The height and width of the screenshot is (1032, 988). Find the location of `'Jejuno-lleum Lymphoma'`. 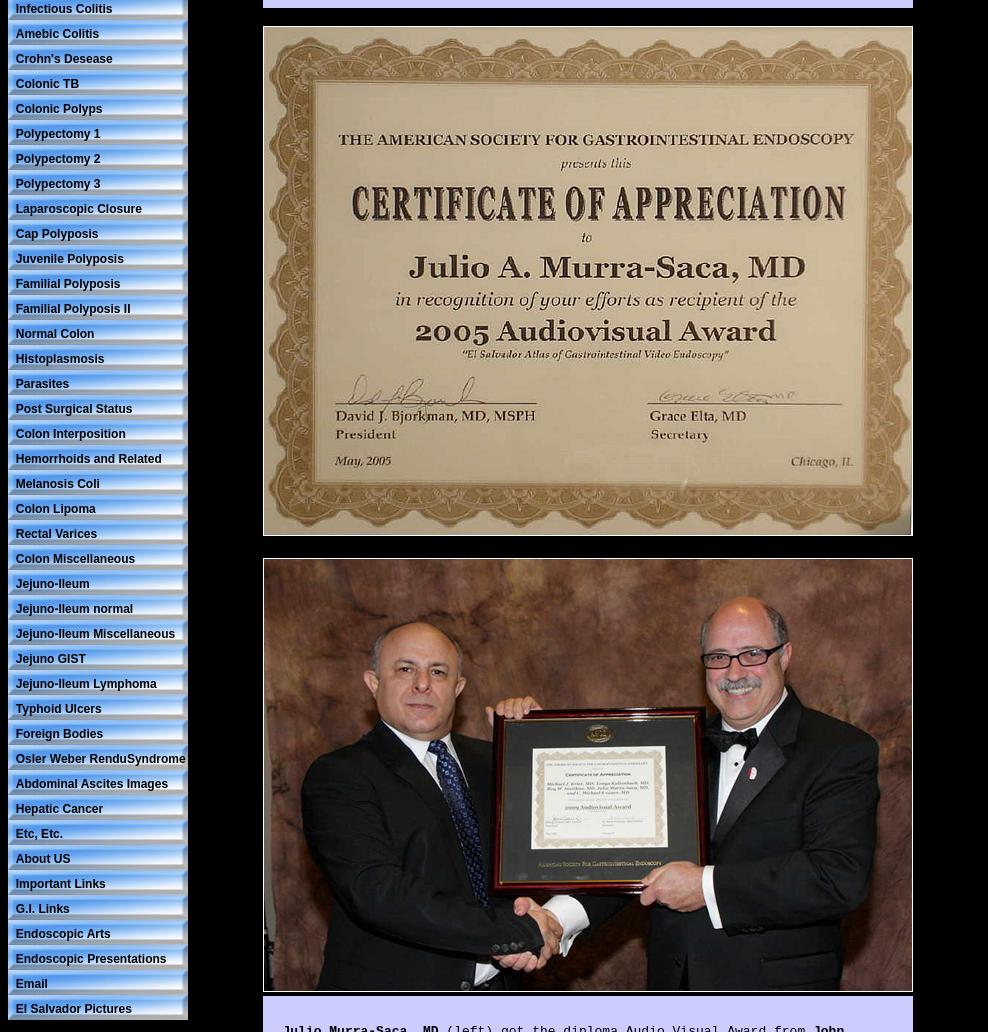

'Jejuno-lleum Lymphoma' is located at coordinates (85, 681).